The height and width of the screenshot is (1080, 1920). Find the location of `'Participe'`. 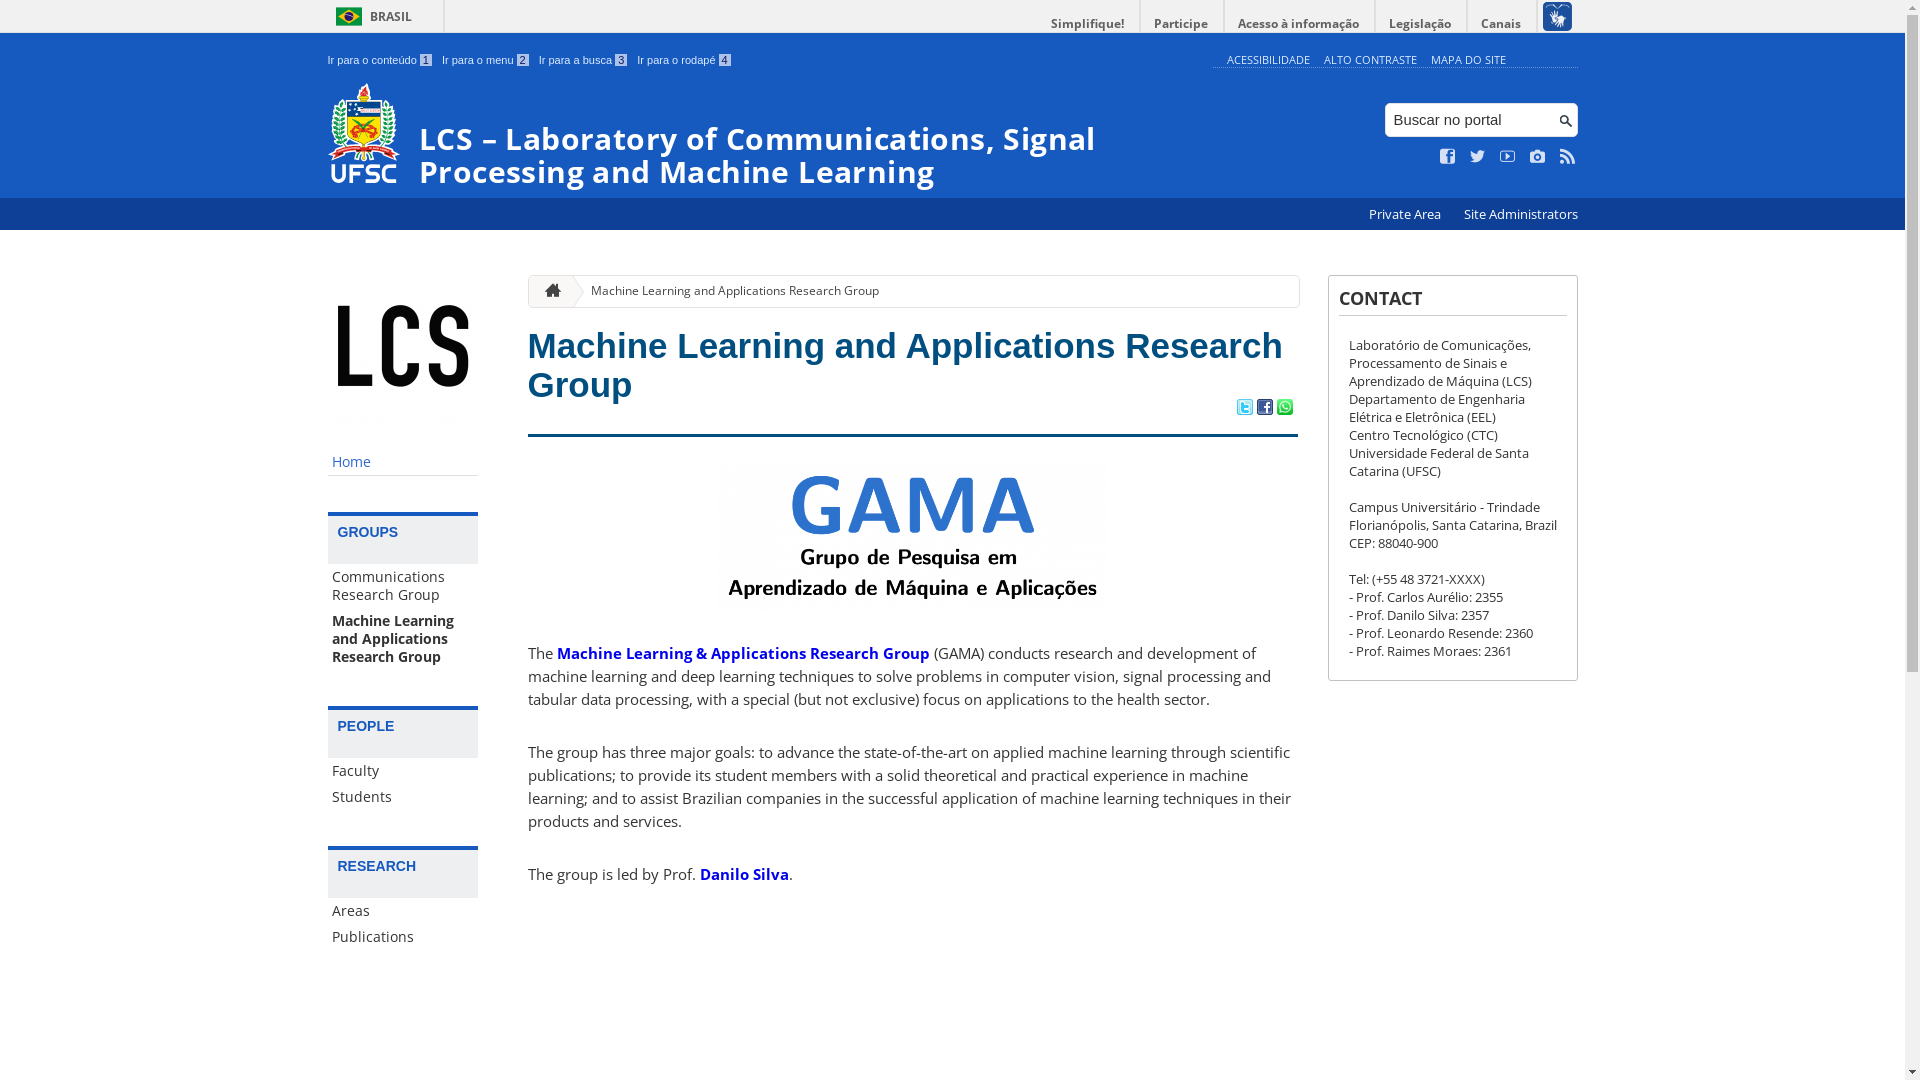

'Participe' is located at coordinates (1180, 23).